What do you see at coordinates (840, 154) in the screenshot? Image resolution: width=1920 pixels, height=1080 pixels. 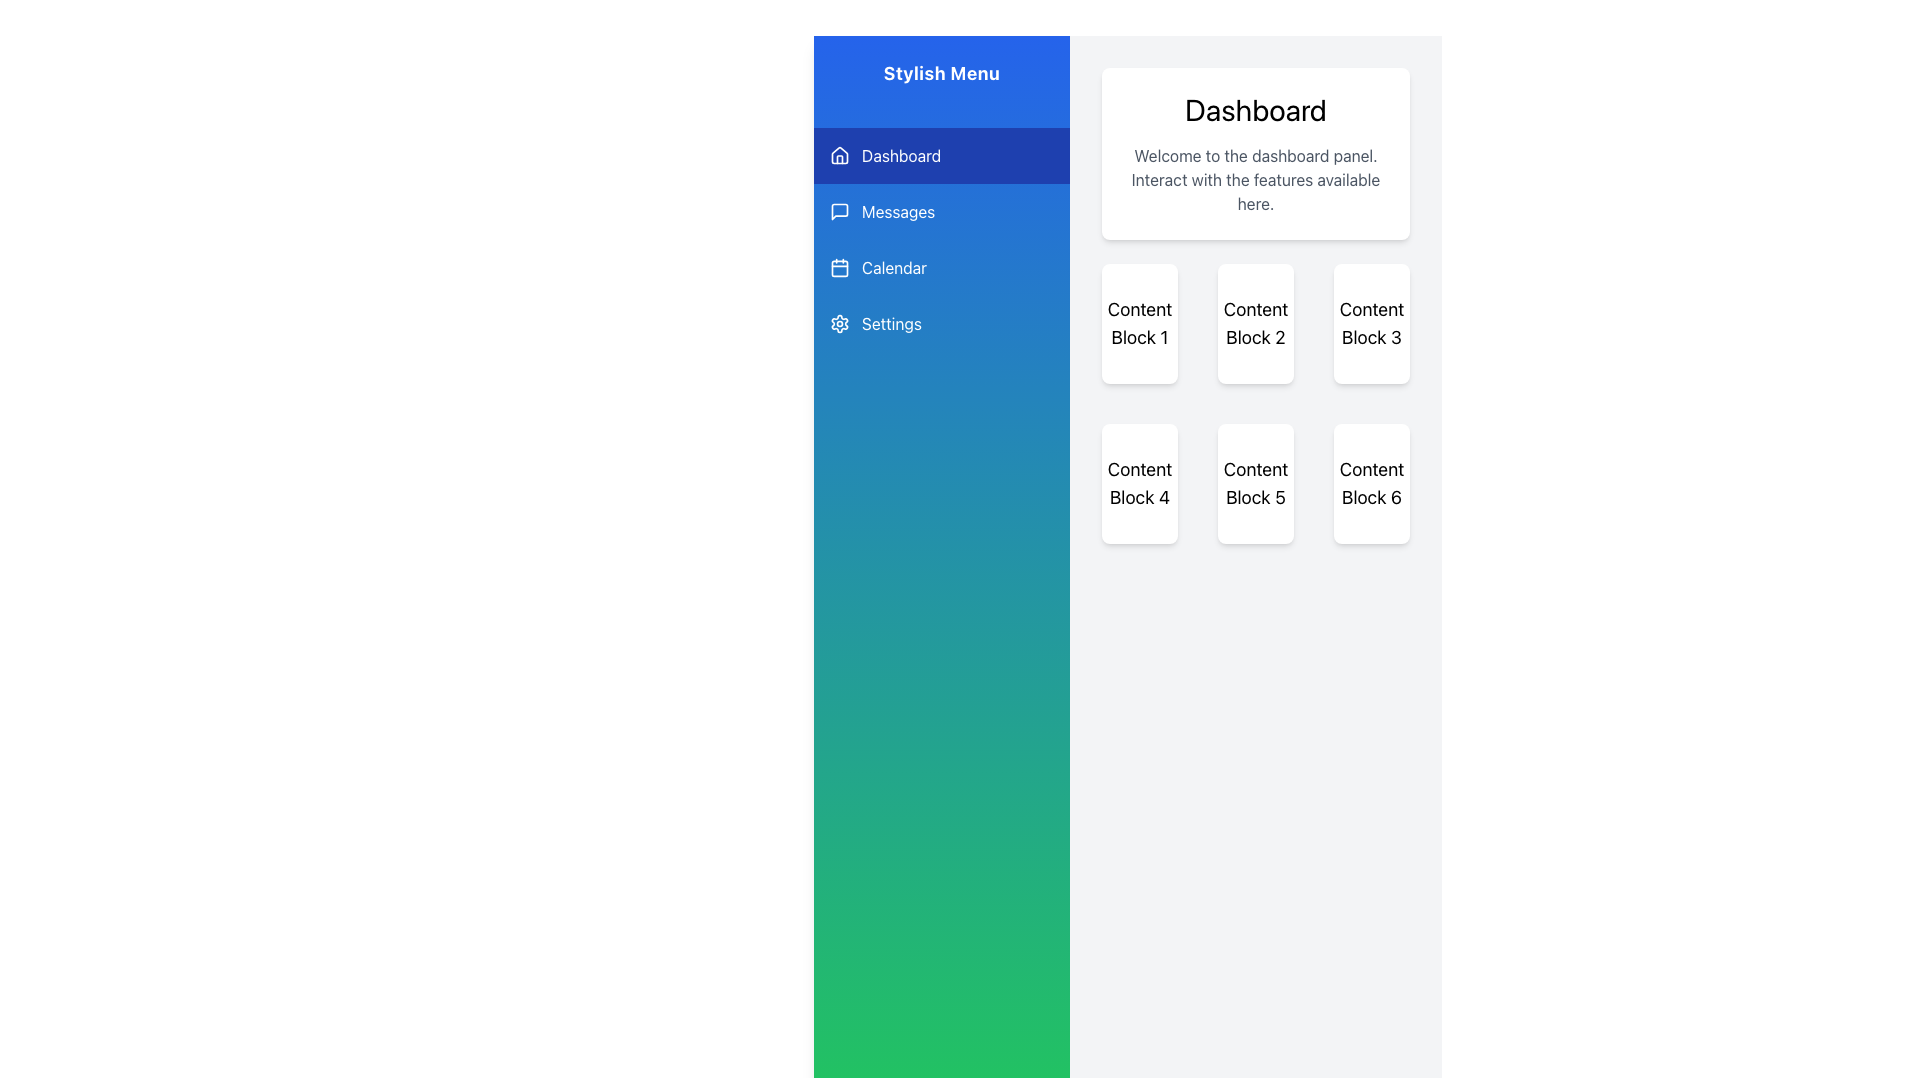 I see `the Dashboard icon, which is a small house-shaped icon with white strokes on a transparent background, located at the top-left corner of the Dashboard menu item in the interactive sidebar` at bounding box center [840, 154].